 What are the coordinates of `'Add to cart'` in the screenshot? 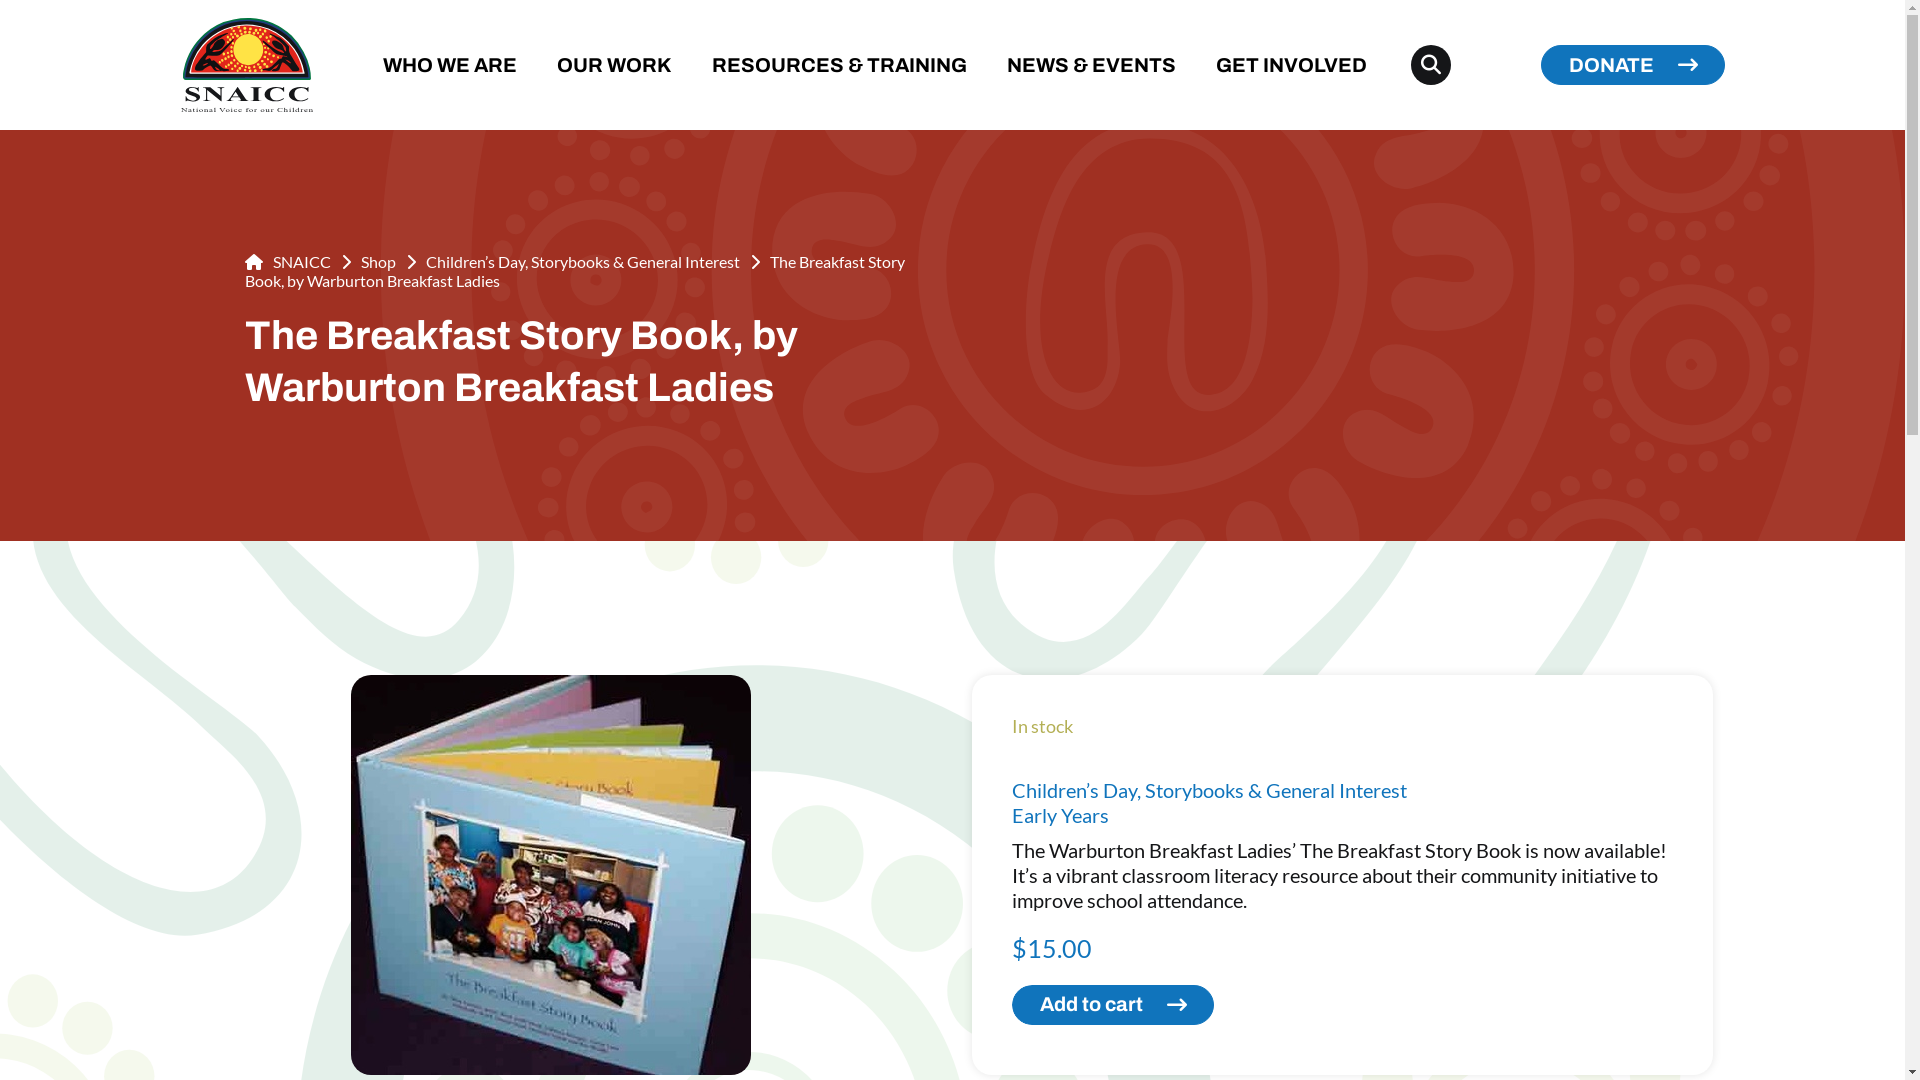 It's located at (1112, 1005).